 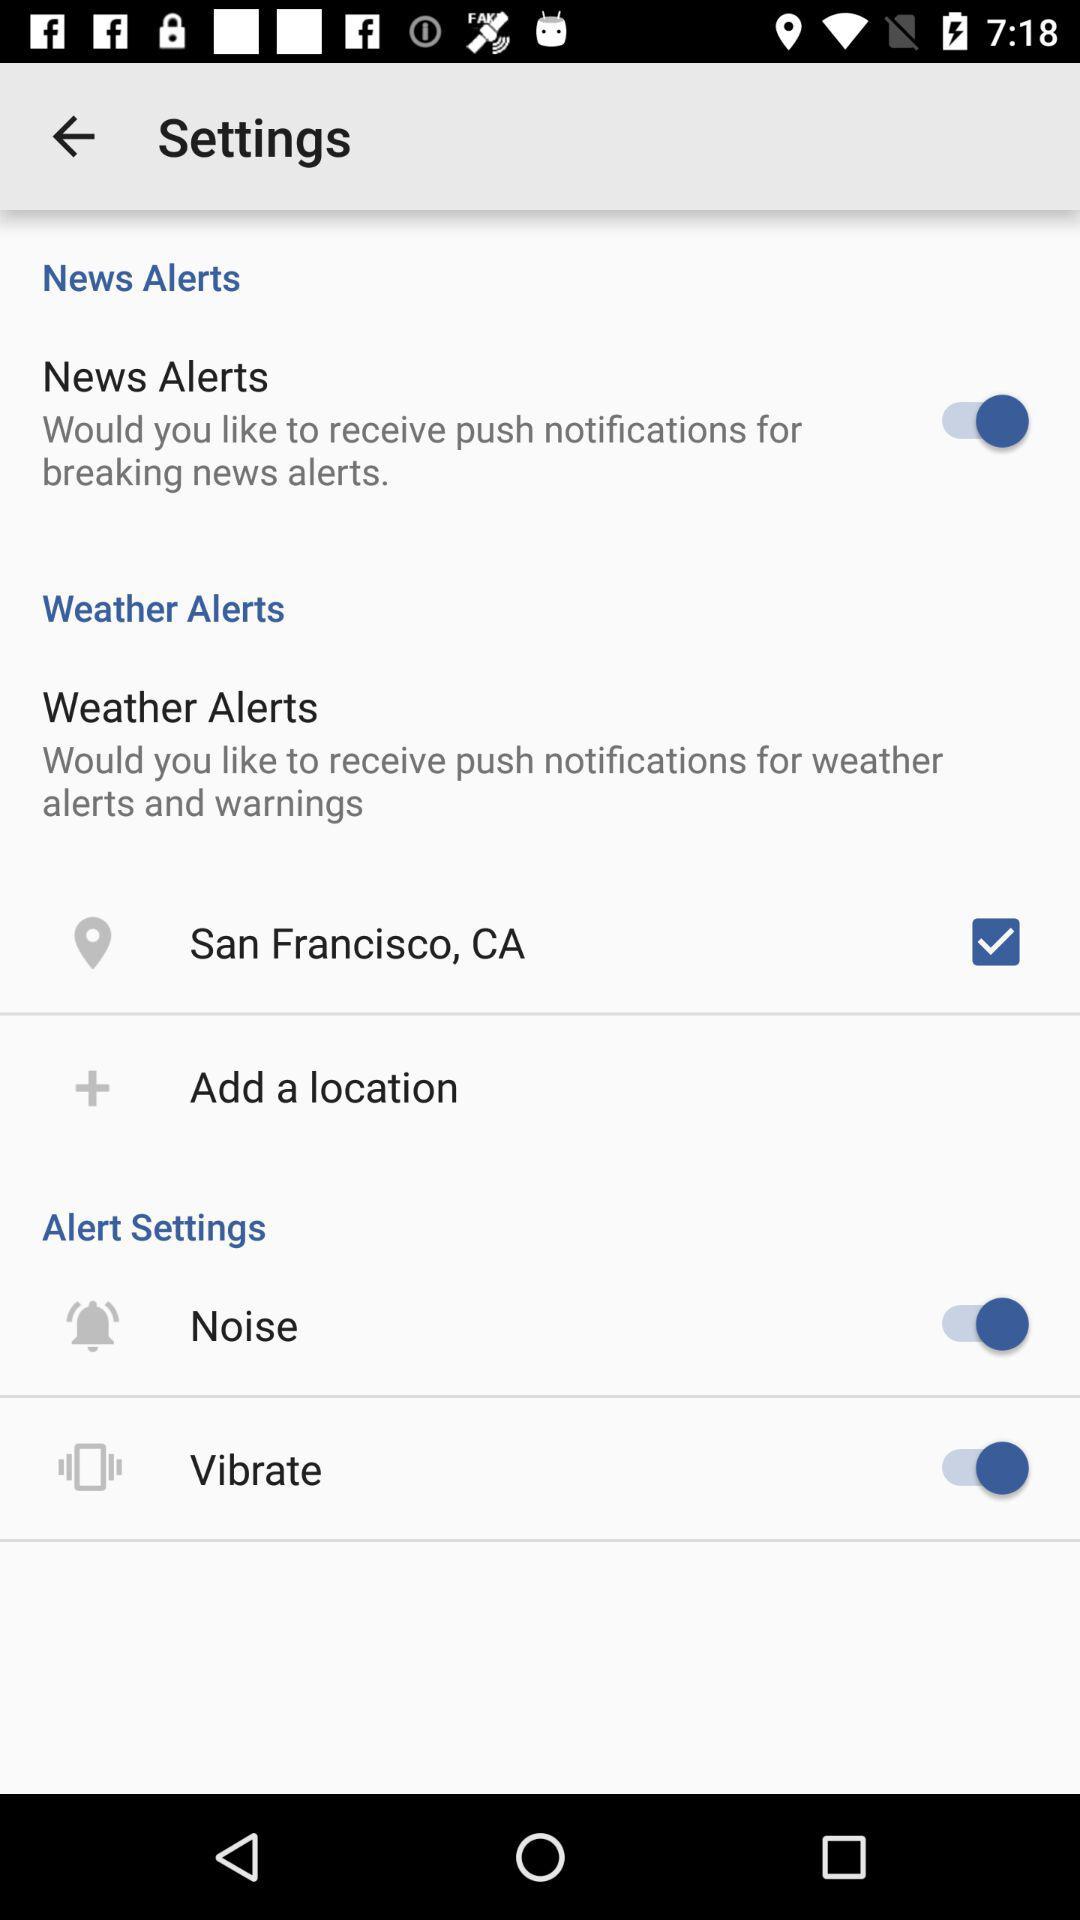 I want to click on the icon above vibrate item, so click(x=243, y=1324).